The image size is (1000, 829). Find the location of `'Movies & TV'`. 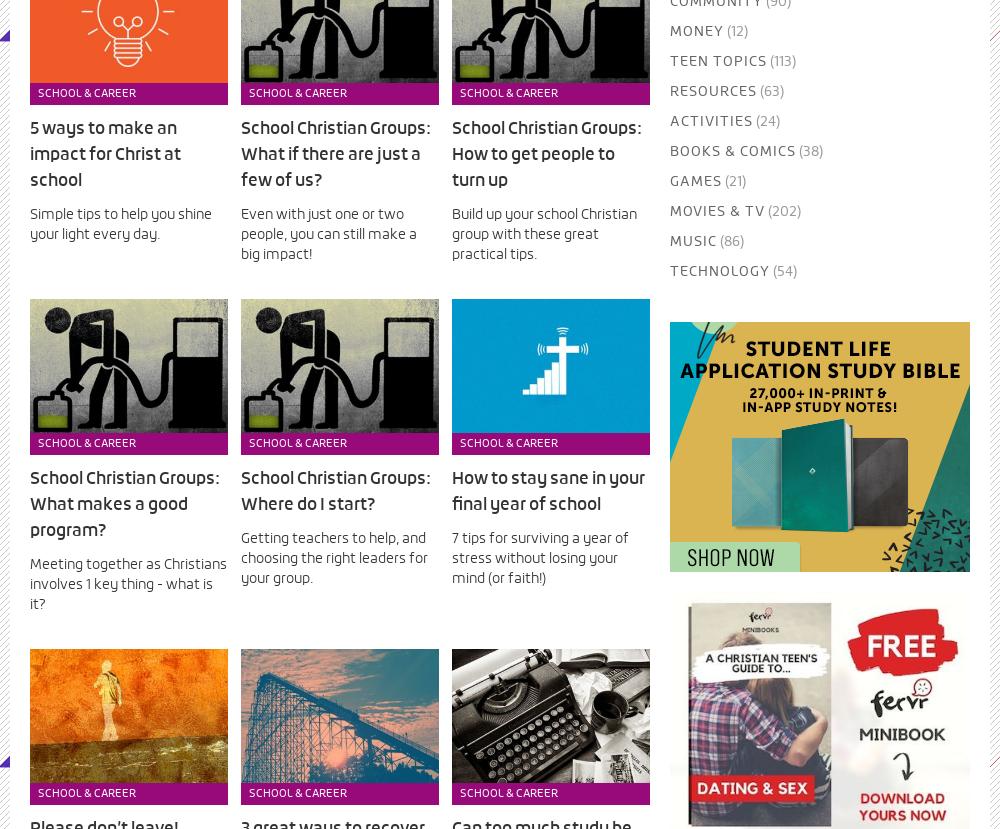

'Movies & TV' is located at coordinates (715, 210).